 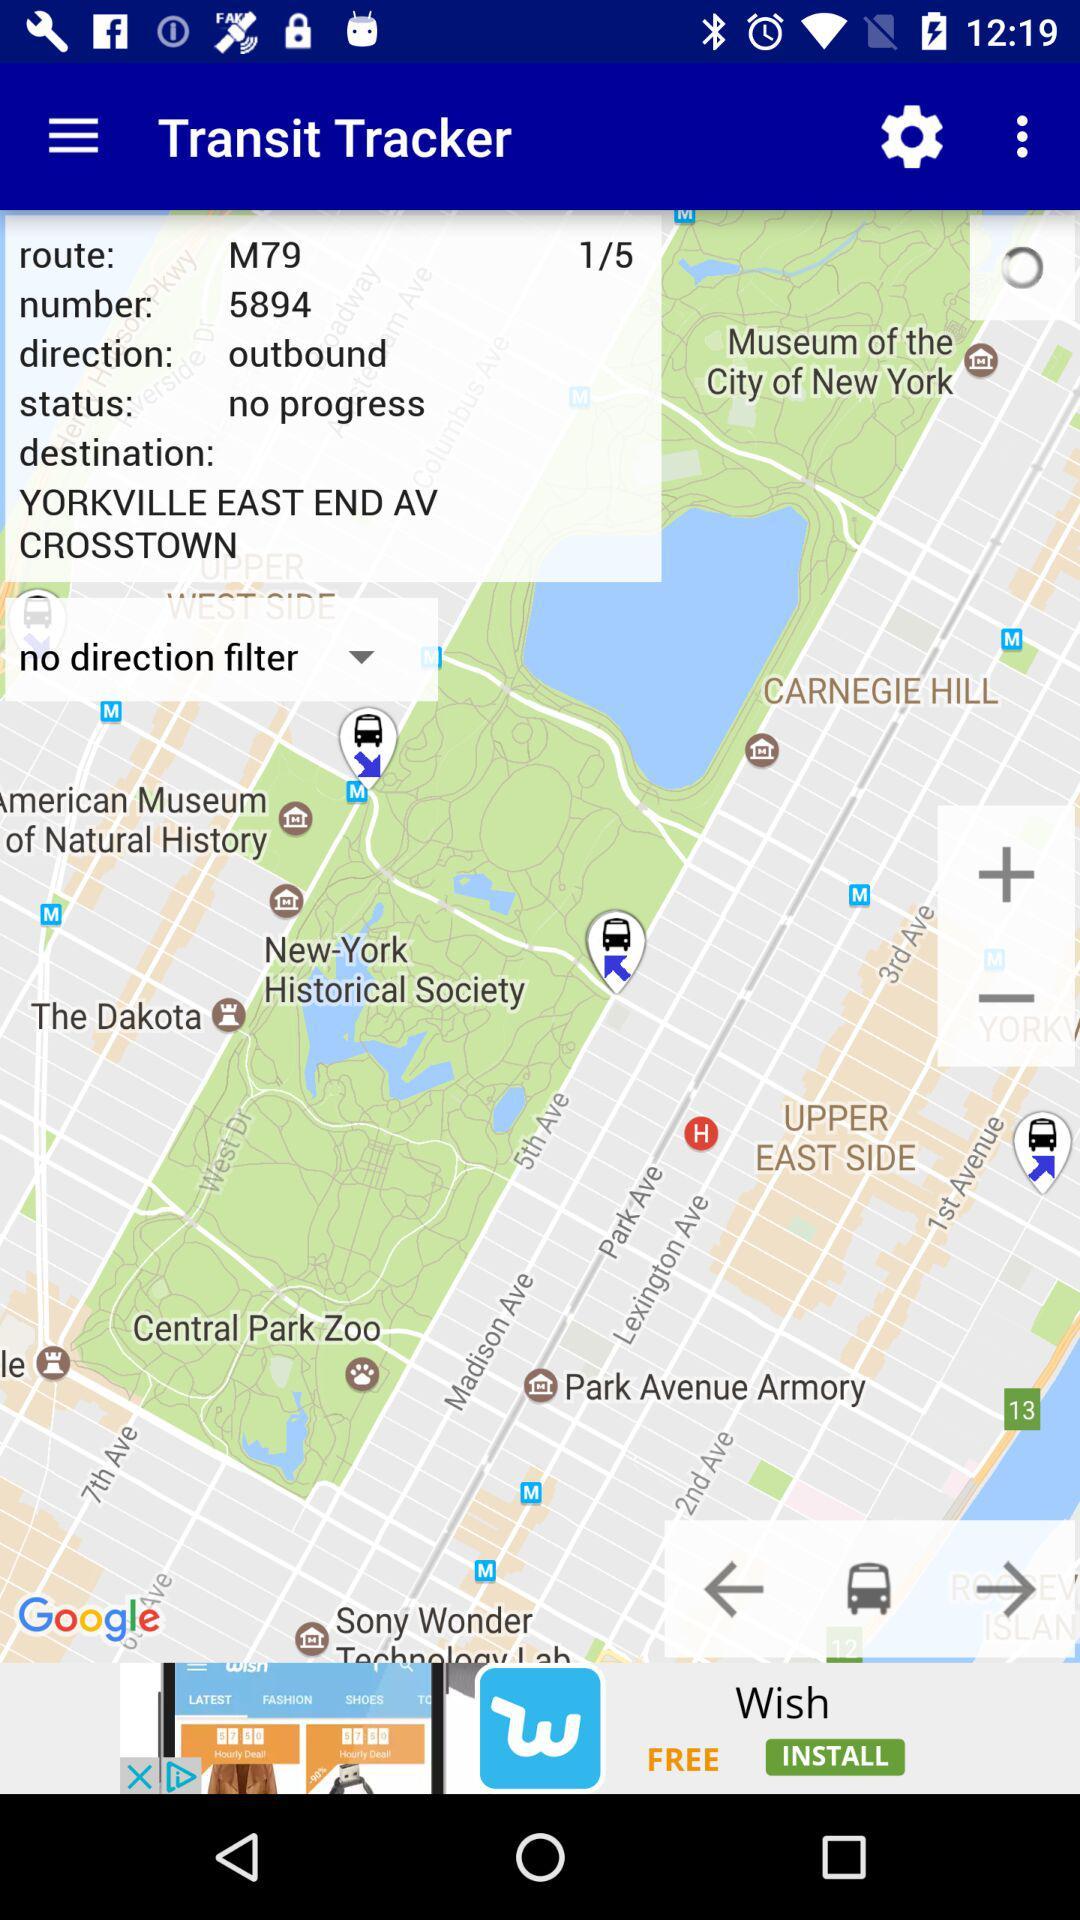 I want to click on increase, so click(x=1006, y=874).